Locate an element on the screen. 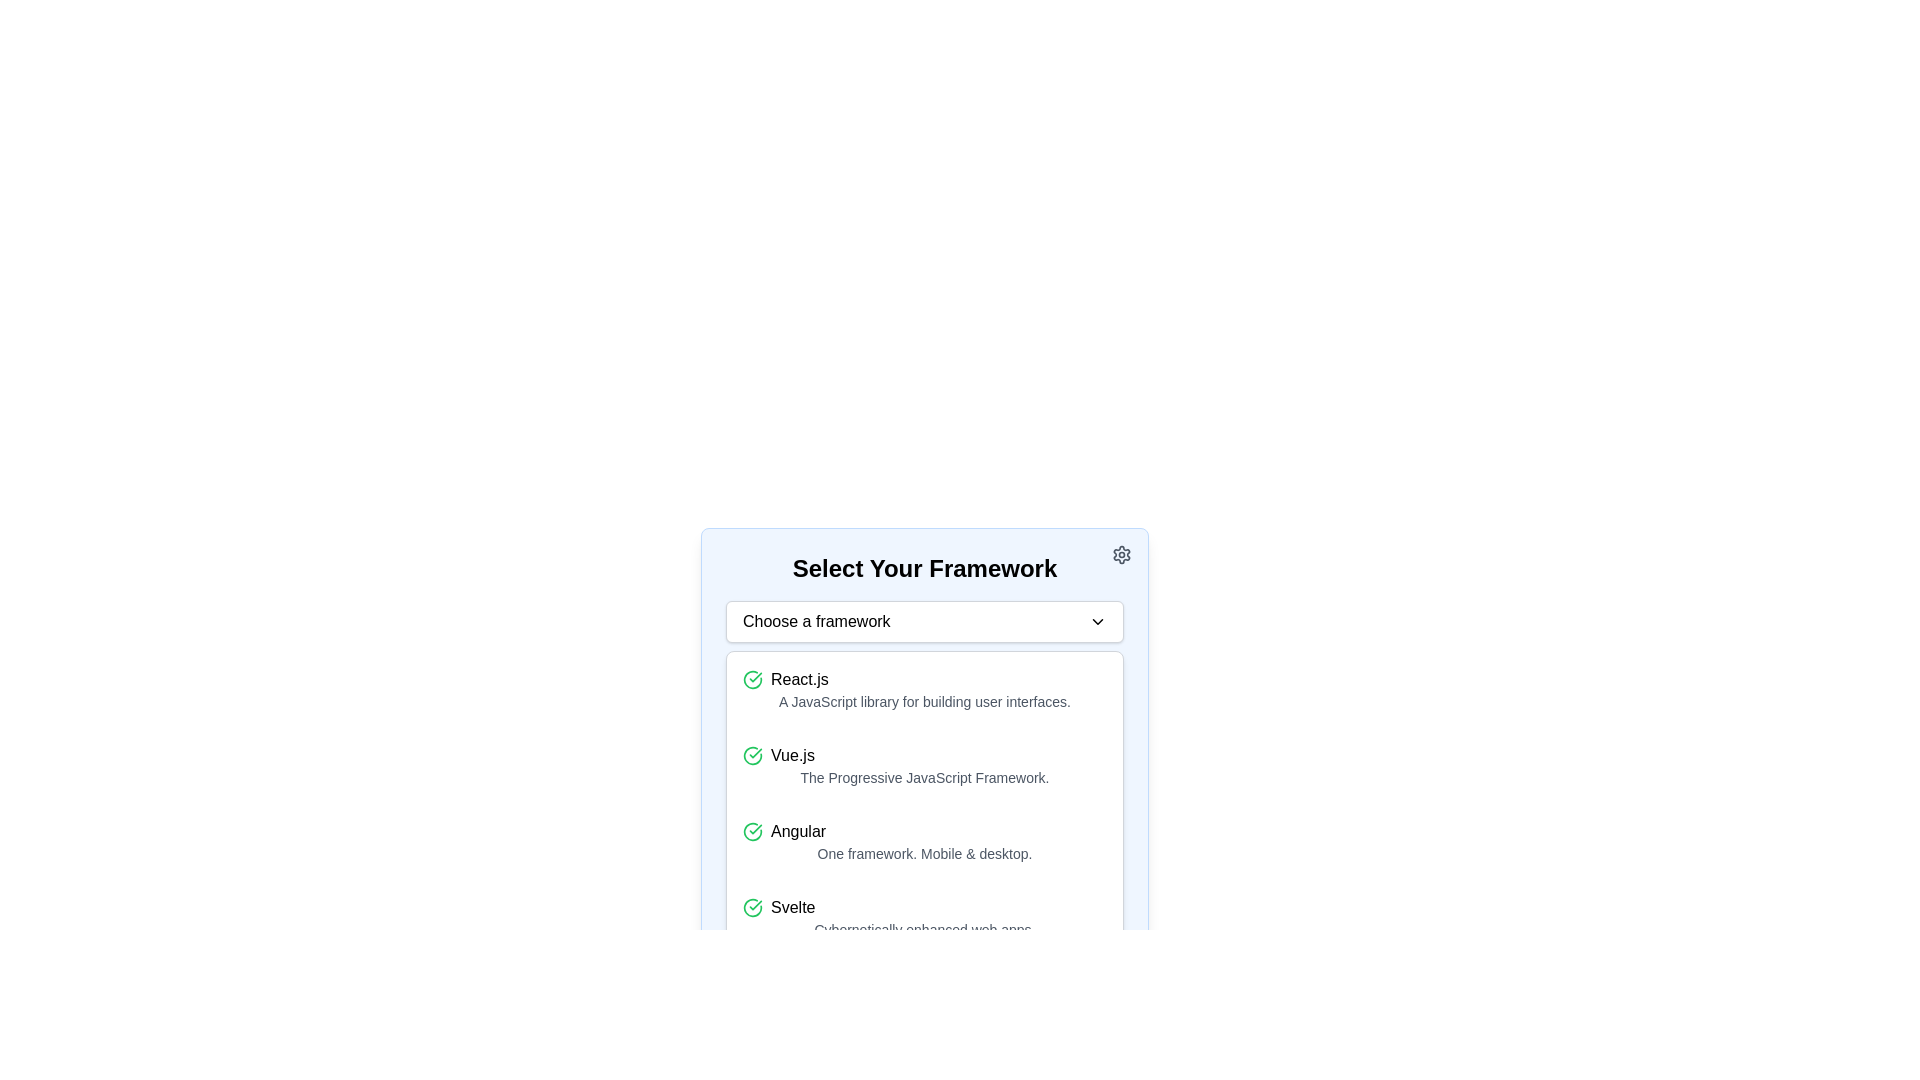 The height and width of the screenshot is (1080, 1920). the first list item that provides information about the React.js framework is located at coordinates (924, 689).